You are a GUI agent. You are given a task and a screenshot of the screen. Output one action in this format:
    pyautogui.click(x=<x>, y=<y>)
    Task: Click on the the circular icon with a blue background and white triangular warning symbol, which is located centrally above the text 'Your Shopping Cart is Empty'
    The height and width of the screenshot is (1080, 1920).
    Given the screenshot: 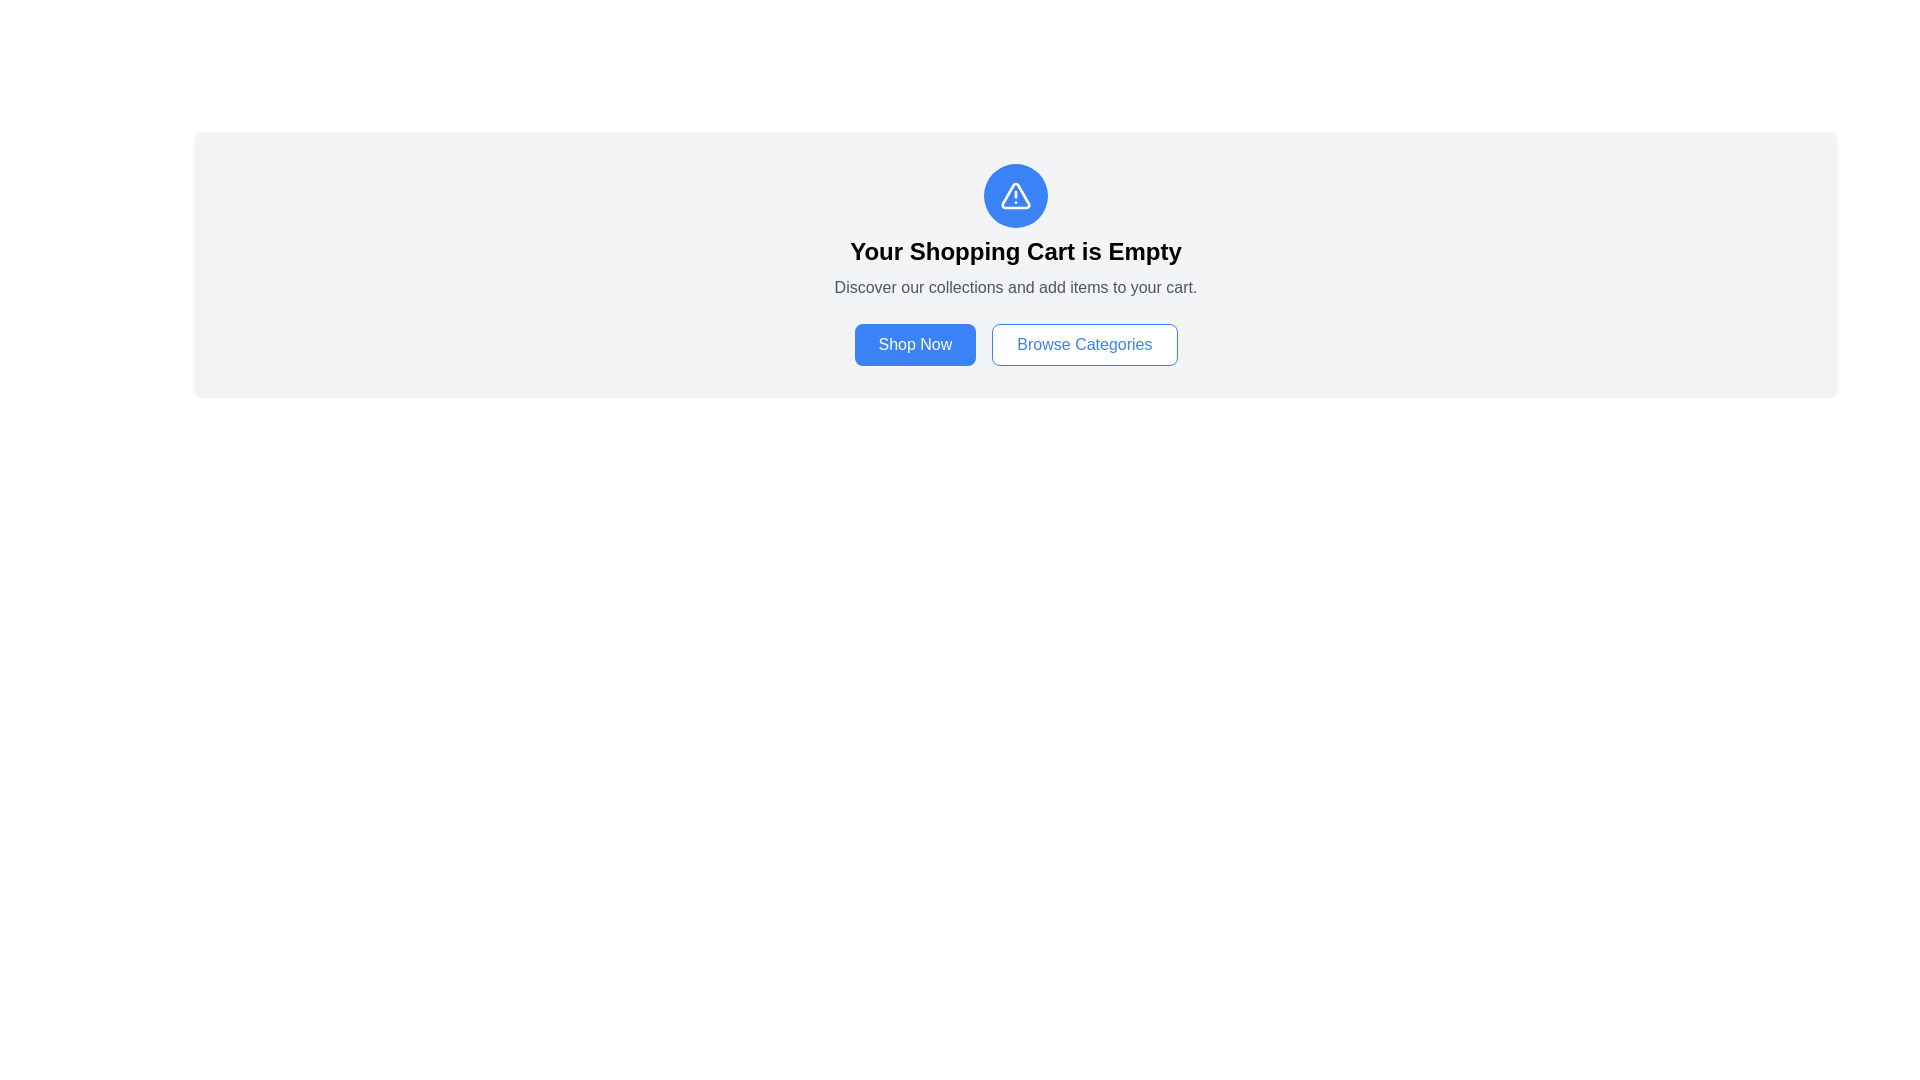 What is the action you would take?
    pyautogui.click(x=1016, y=196)
    